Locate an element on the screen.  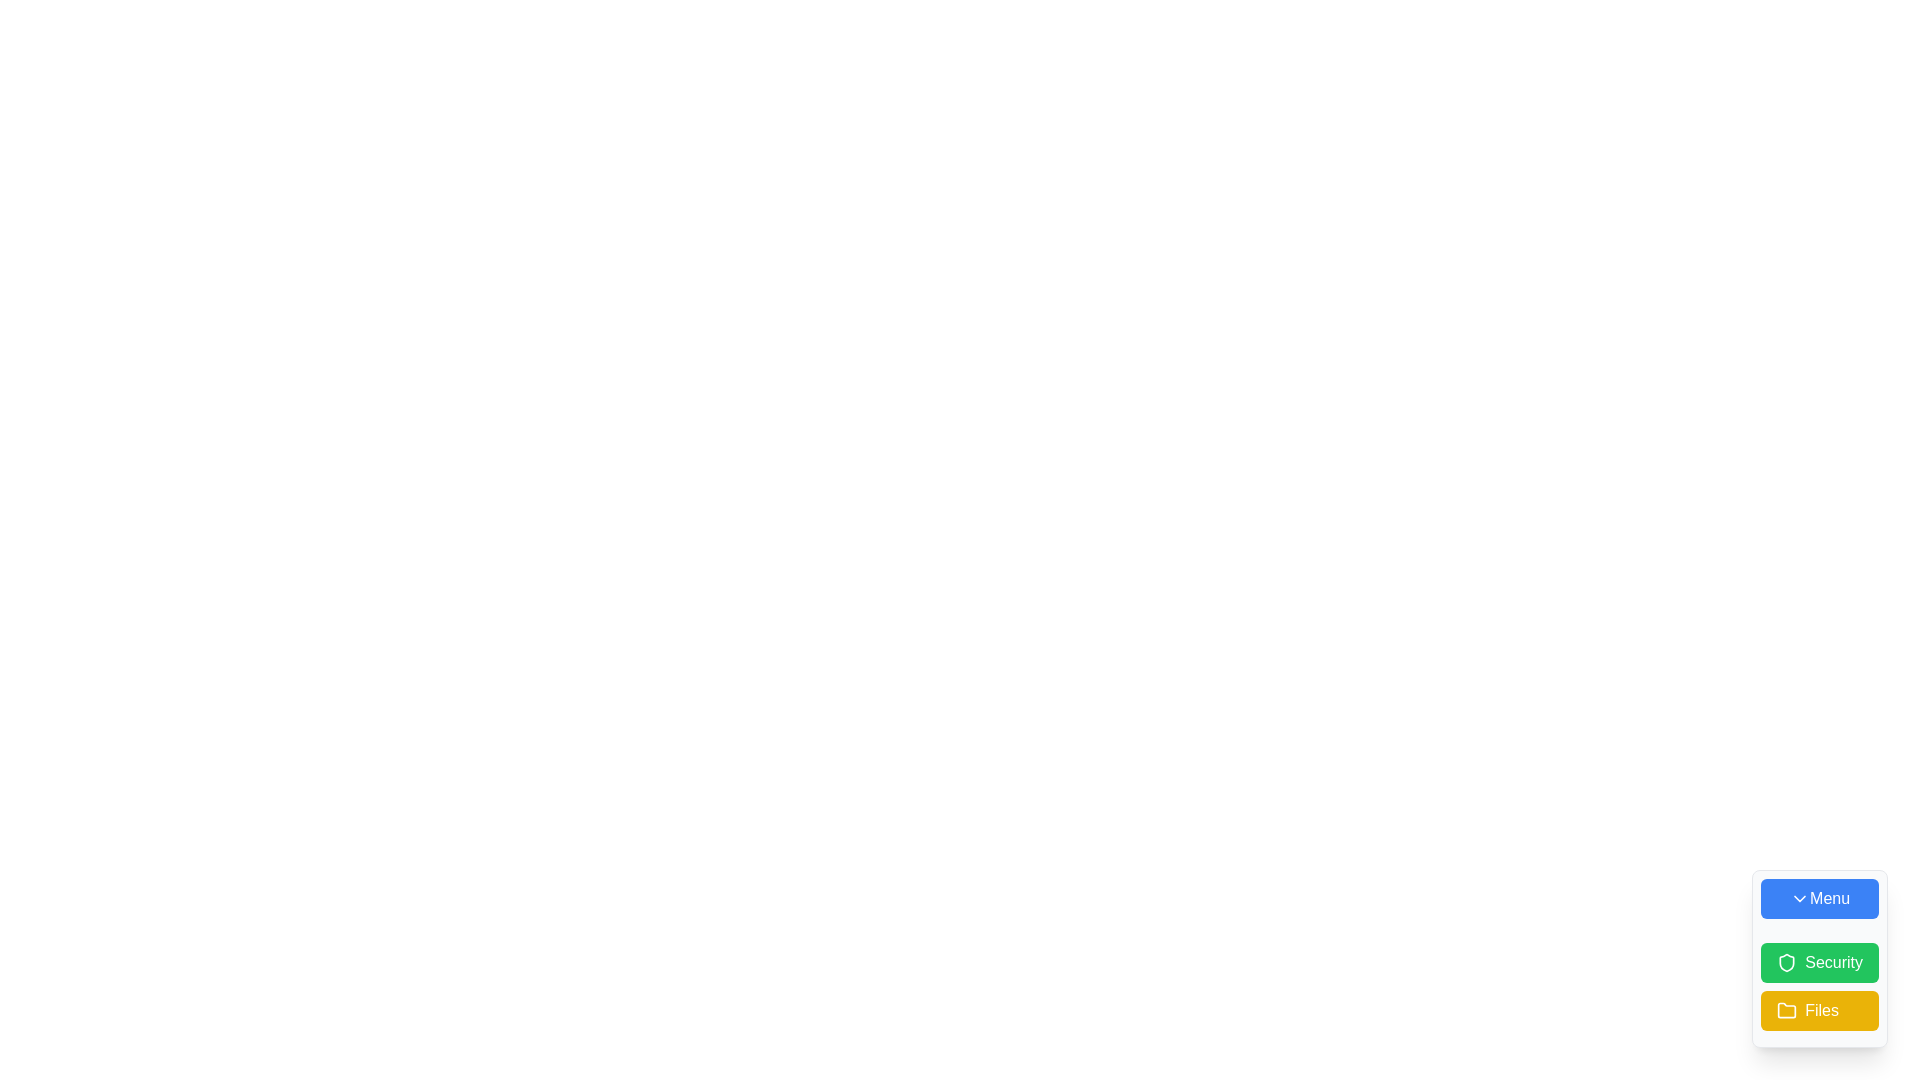
the shield icon located to the left of the text 'Security' within the green button labeled 'Security' is located at coordinates (1787, 962).